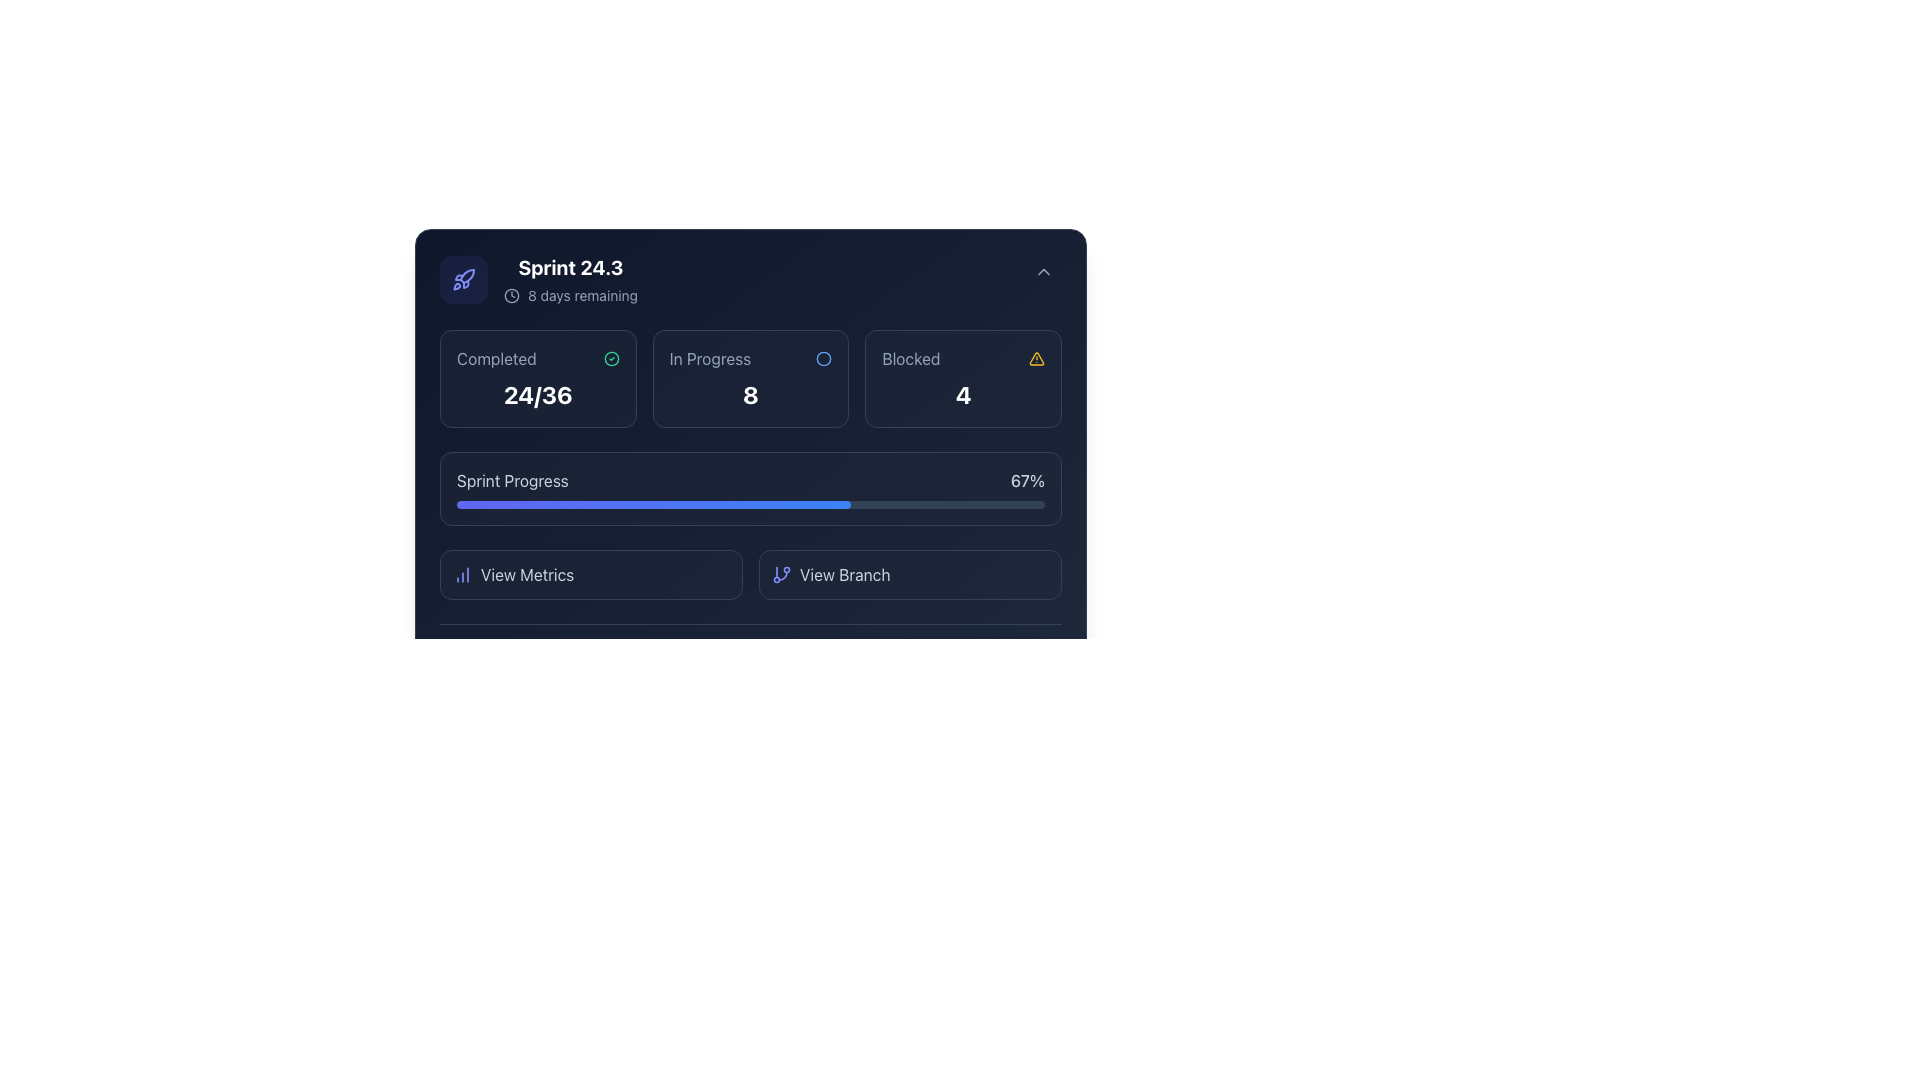 Image resolution: width=1920 pixels, height=1080 pixels. Describe the element at coordinates (749, 378) in the screenshot. I see `the Status Card, which indicates the count of items 'In Progress' and is located between the 'Completed' and 'Blocked' sections in the middle column of a three-column layout` at that location.